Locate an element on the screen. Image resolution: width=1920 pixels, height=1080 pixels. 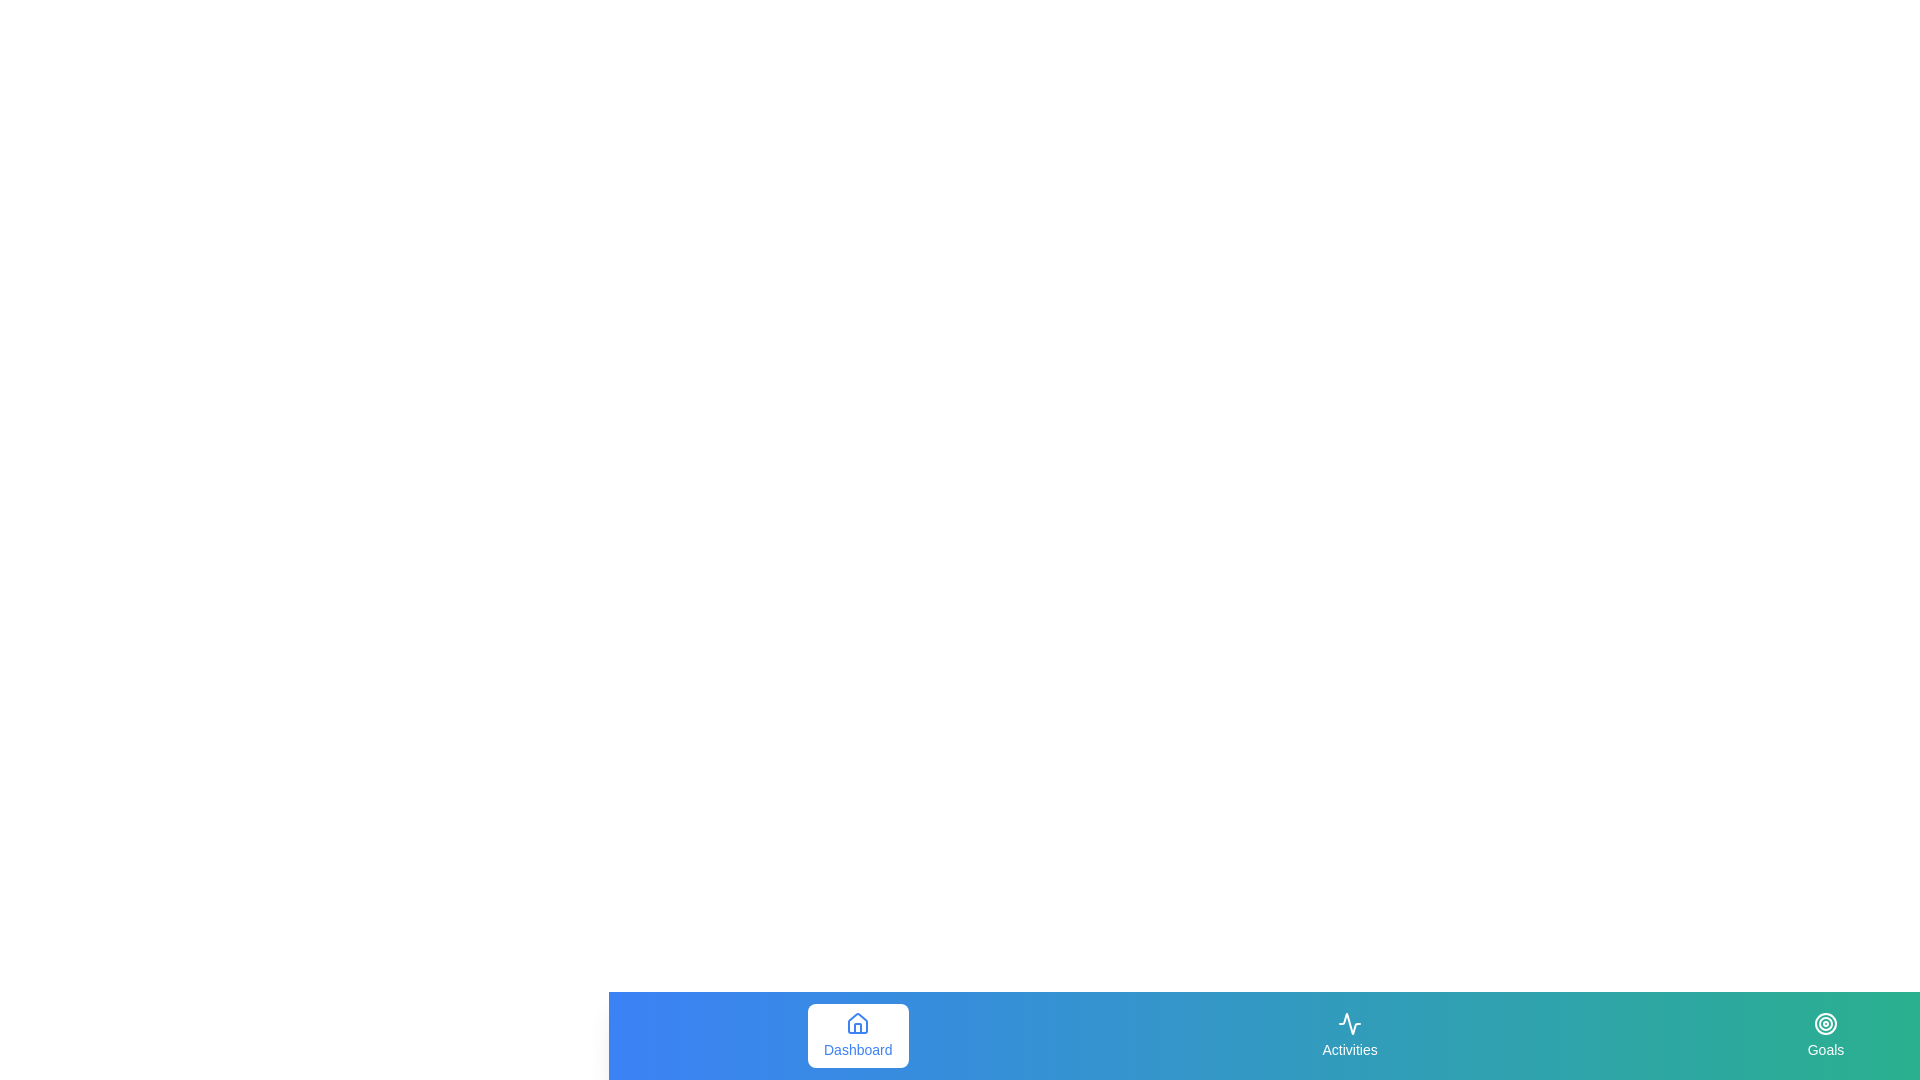
the navigation tab Goals by clicking on its corresponding button is located at coordinates (1826, 1035).